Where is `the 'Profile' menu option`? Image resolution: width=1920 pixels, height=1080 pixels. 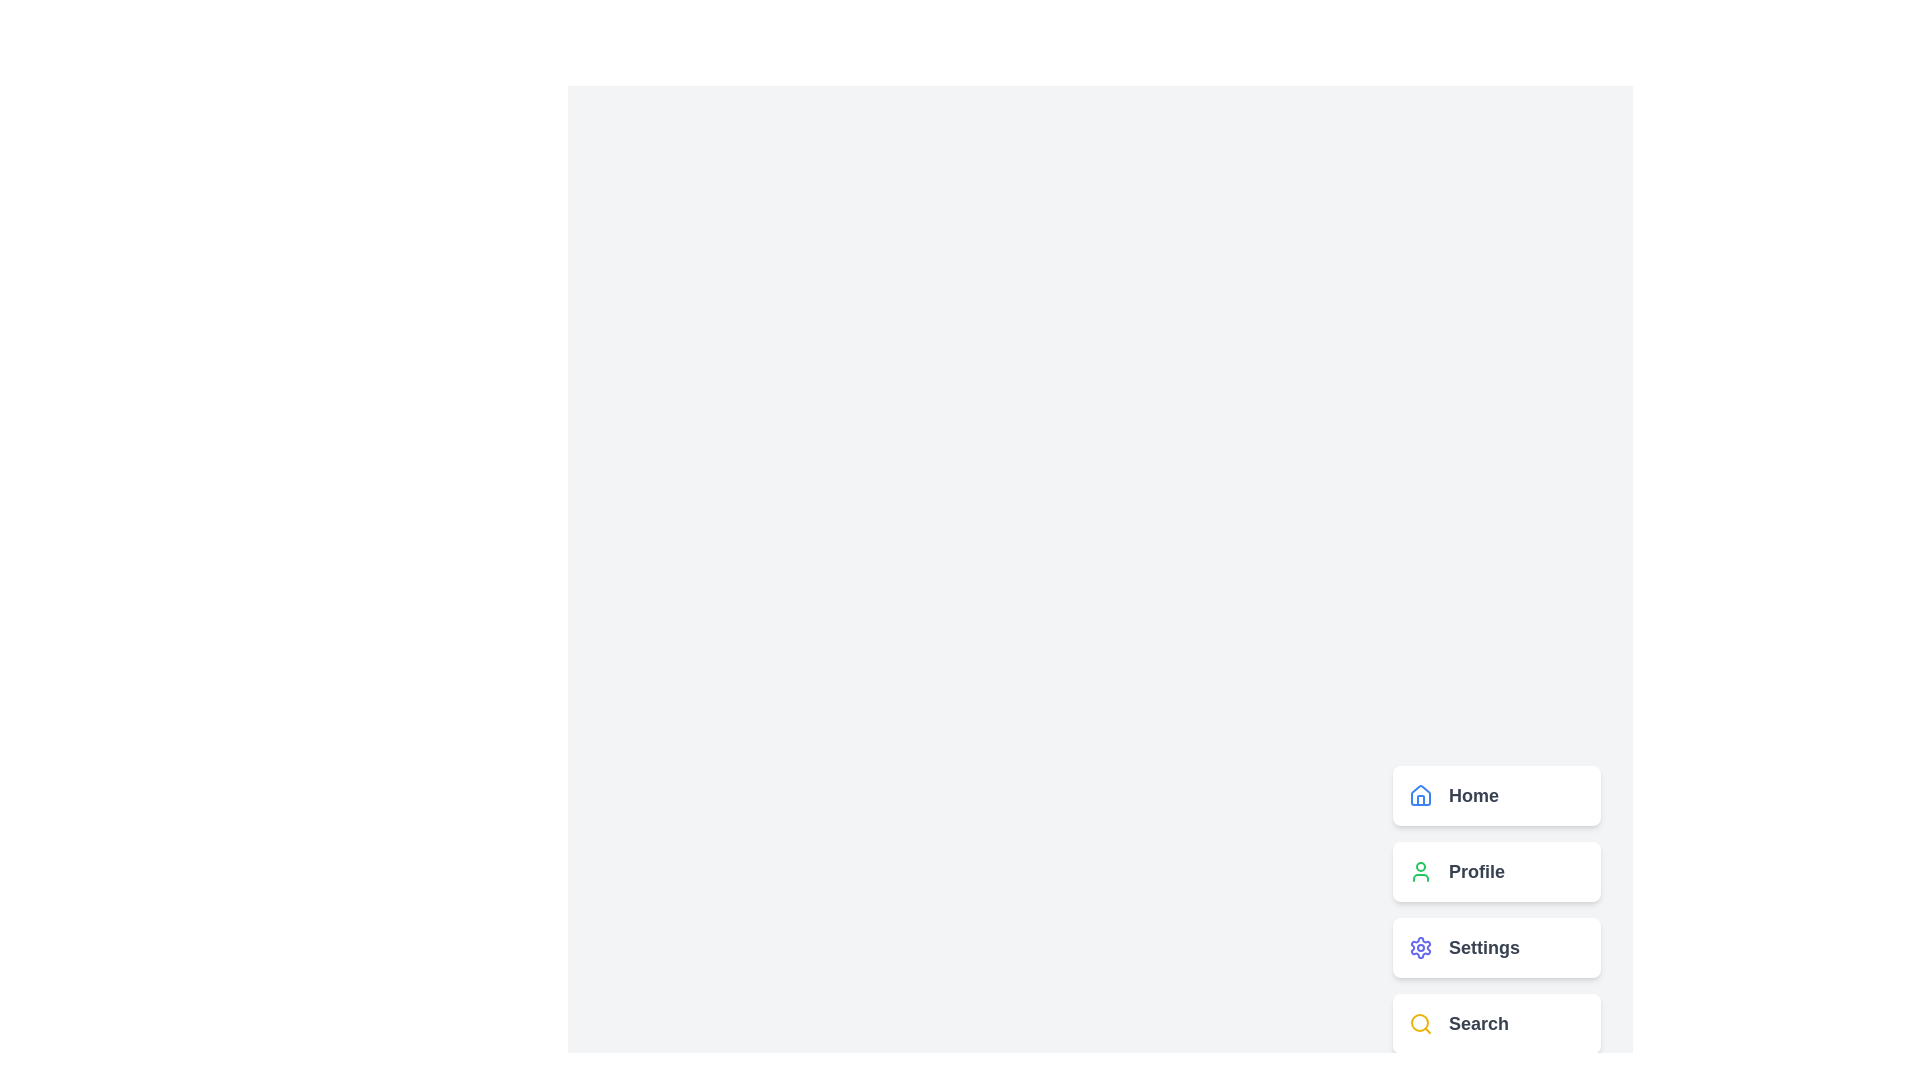
the 'Profile' menu option is located at coordinates (1497, 870).